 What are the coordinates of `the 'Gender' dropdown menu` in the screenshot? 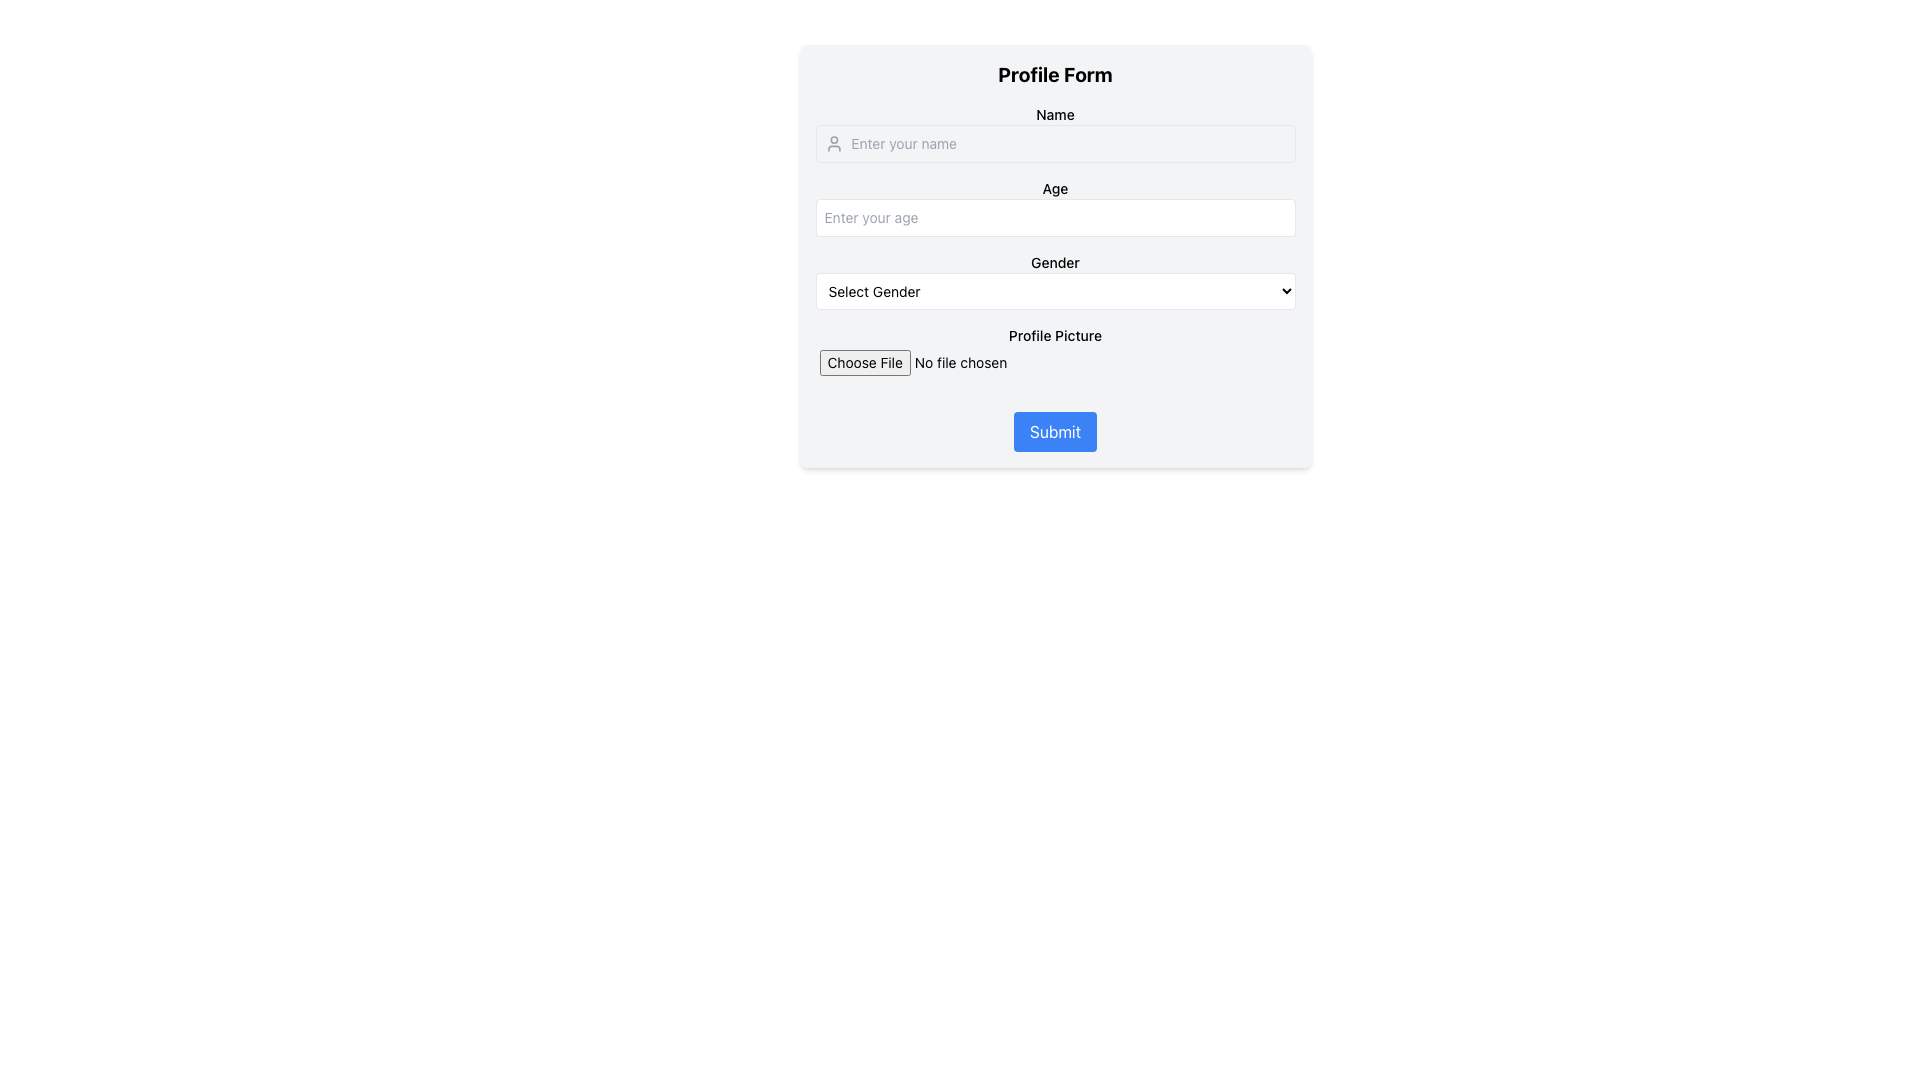 It's located at (1054, 281).